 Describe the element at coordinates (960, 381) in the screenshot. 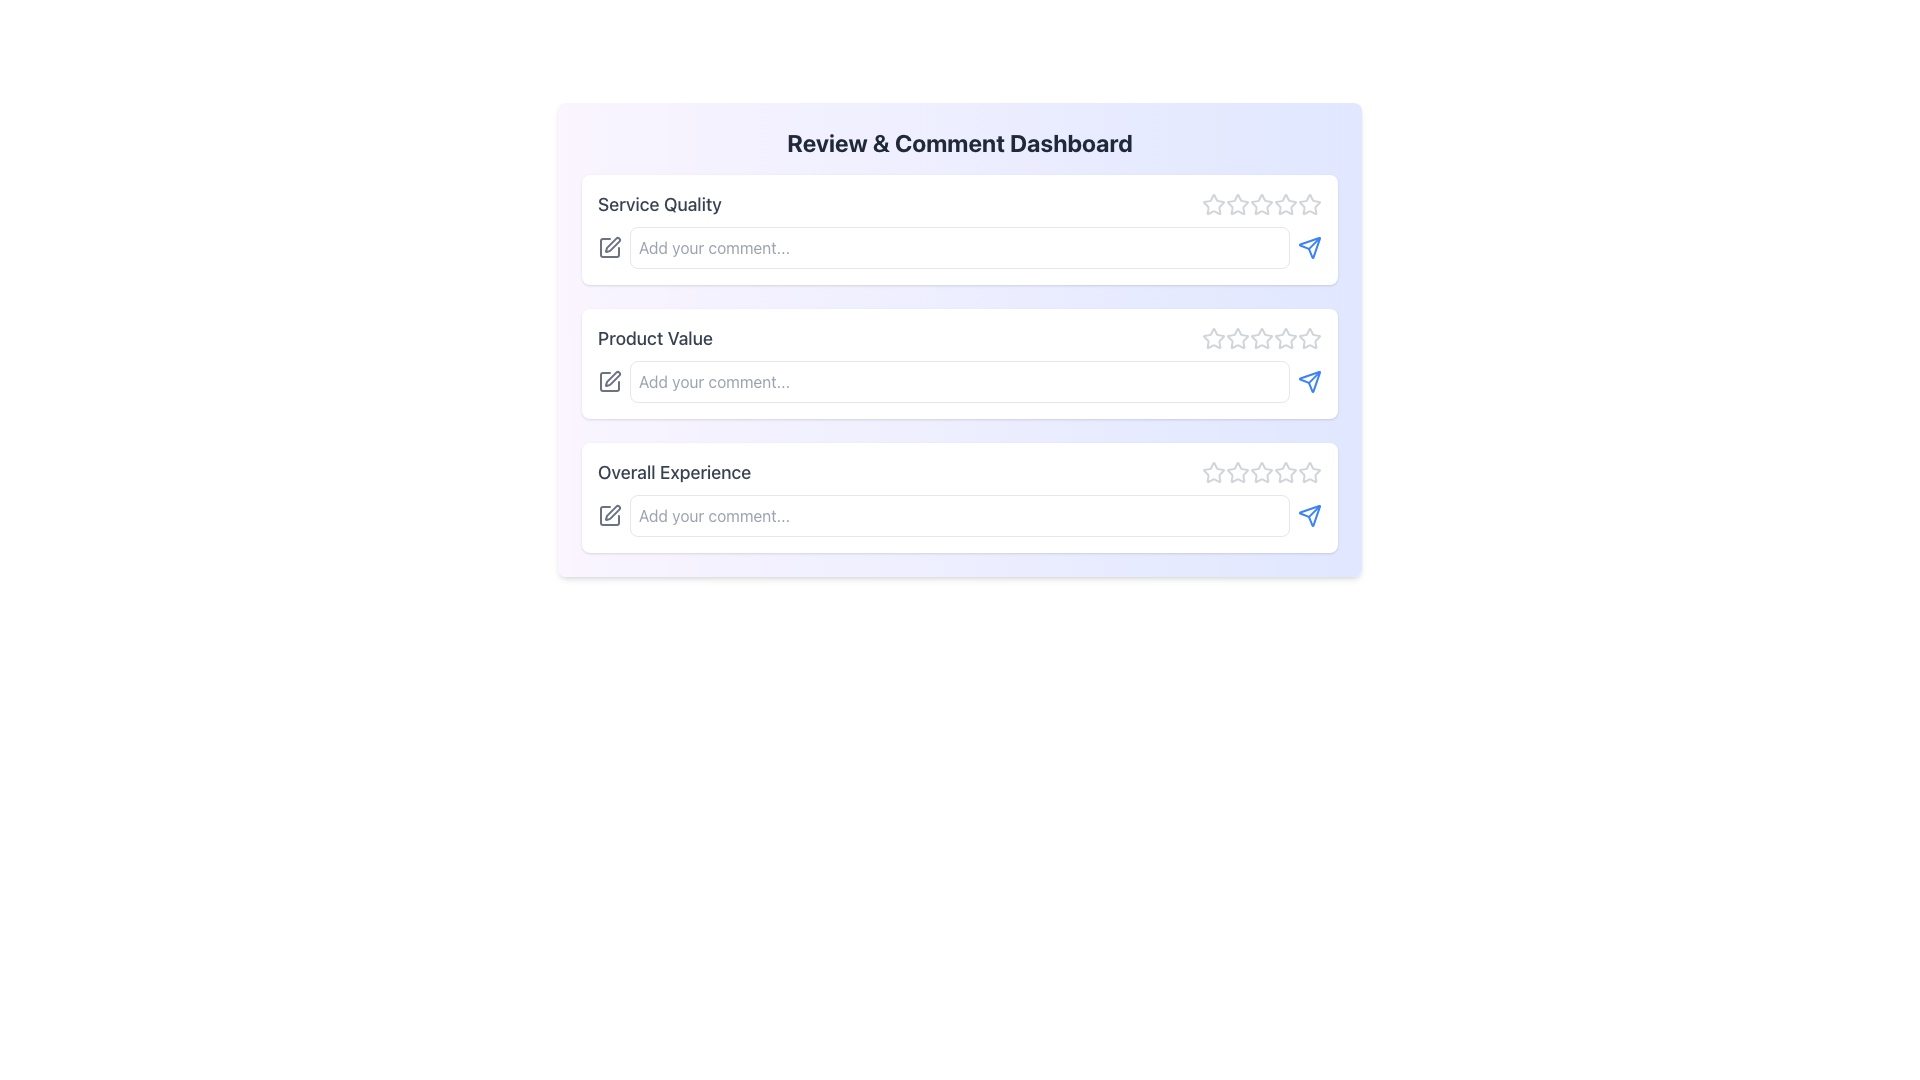

I see `the Comment Input Section in the 'Product Value' card` at that location.